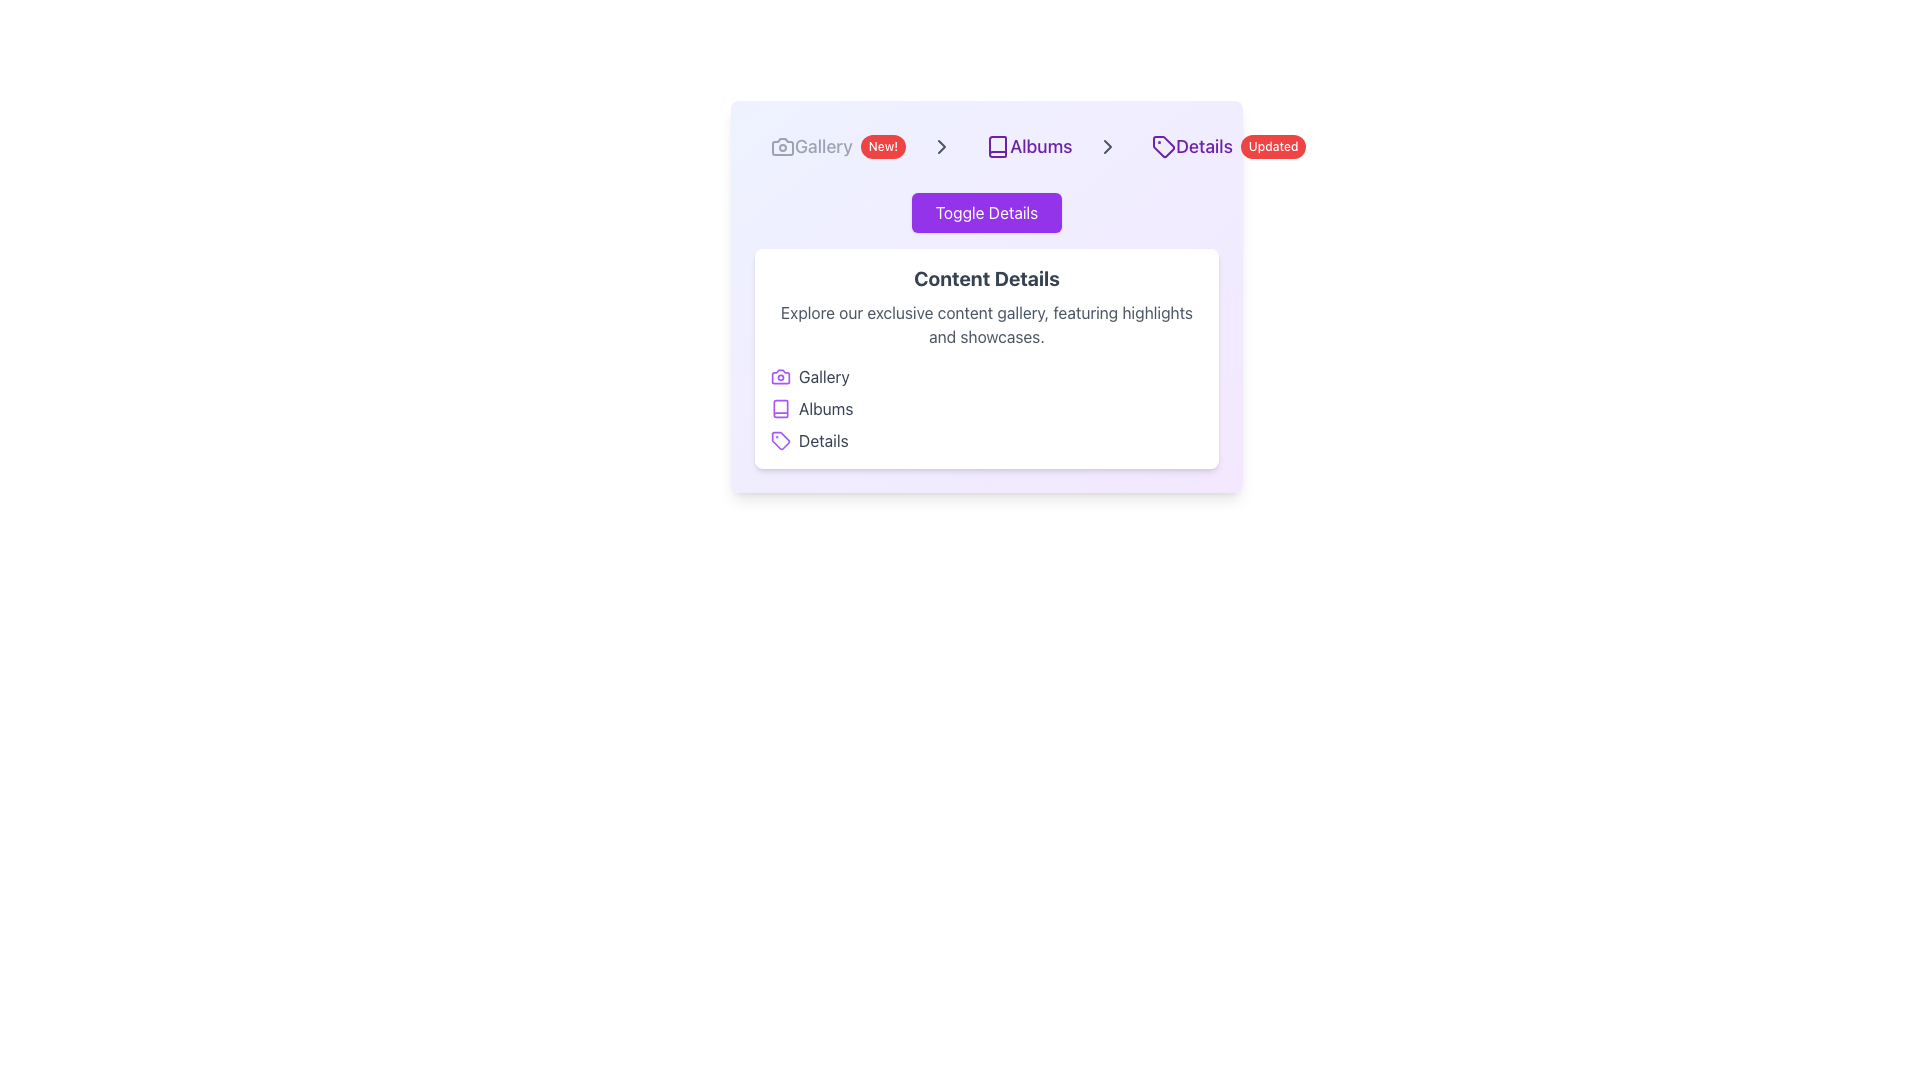 Image resolution: width=1920 pixels, height=1080 pixels. Describe the element at coordinates (826, 407) in the screenshot. I see `the 'Albums' text label which is styled in dark gray and is positioned below the breadcrumb navigation in a horizontal flexbox layout` at that location.